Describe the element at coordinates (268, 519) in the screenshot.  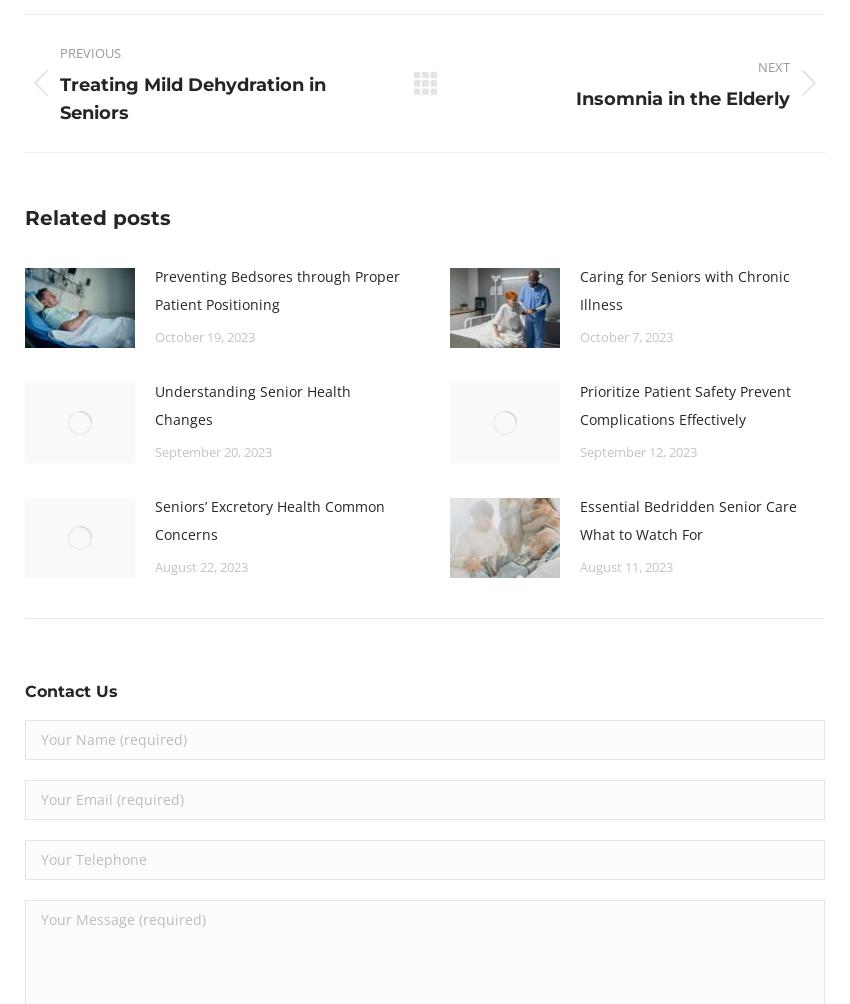
I see `'Seniors’ Excretory Health Common Concerns'` at that location.